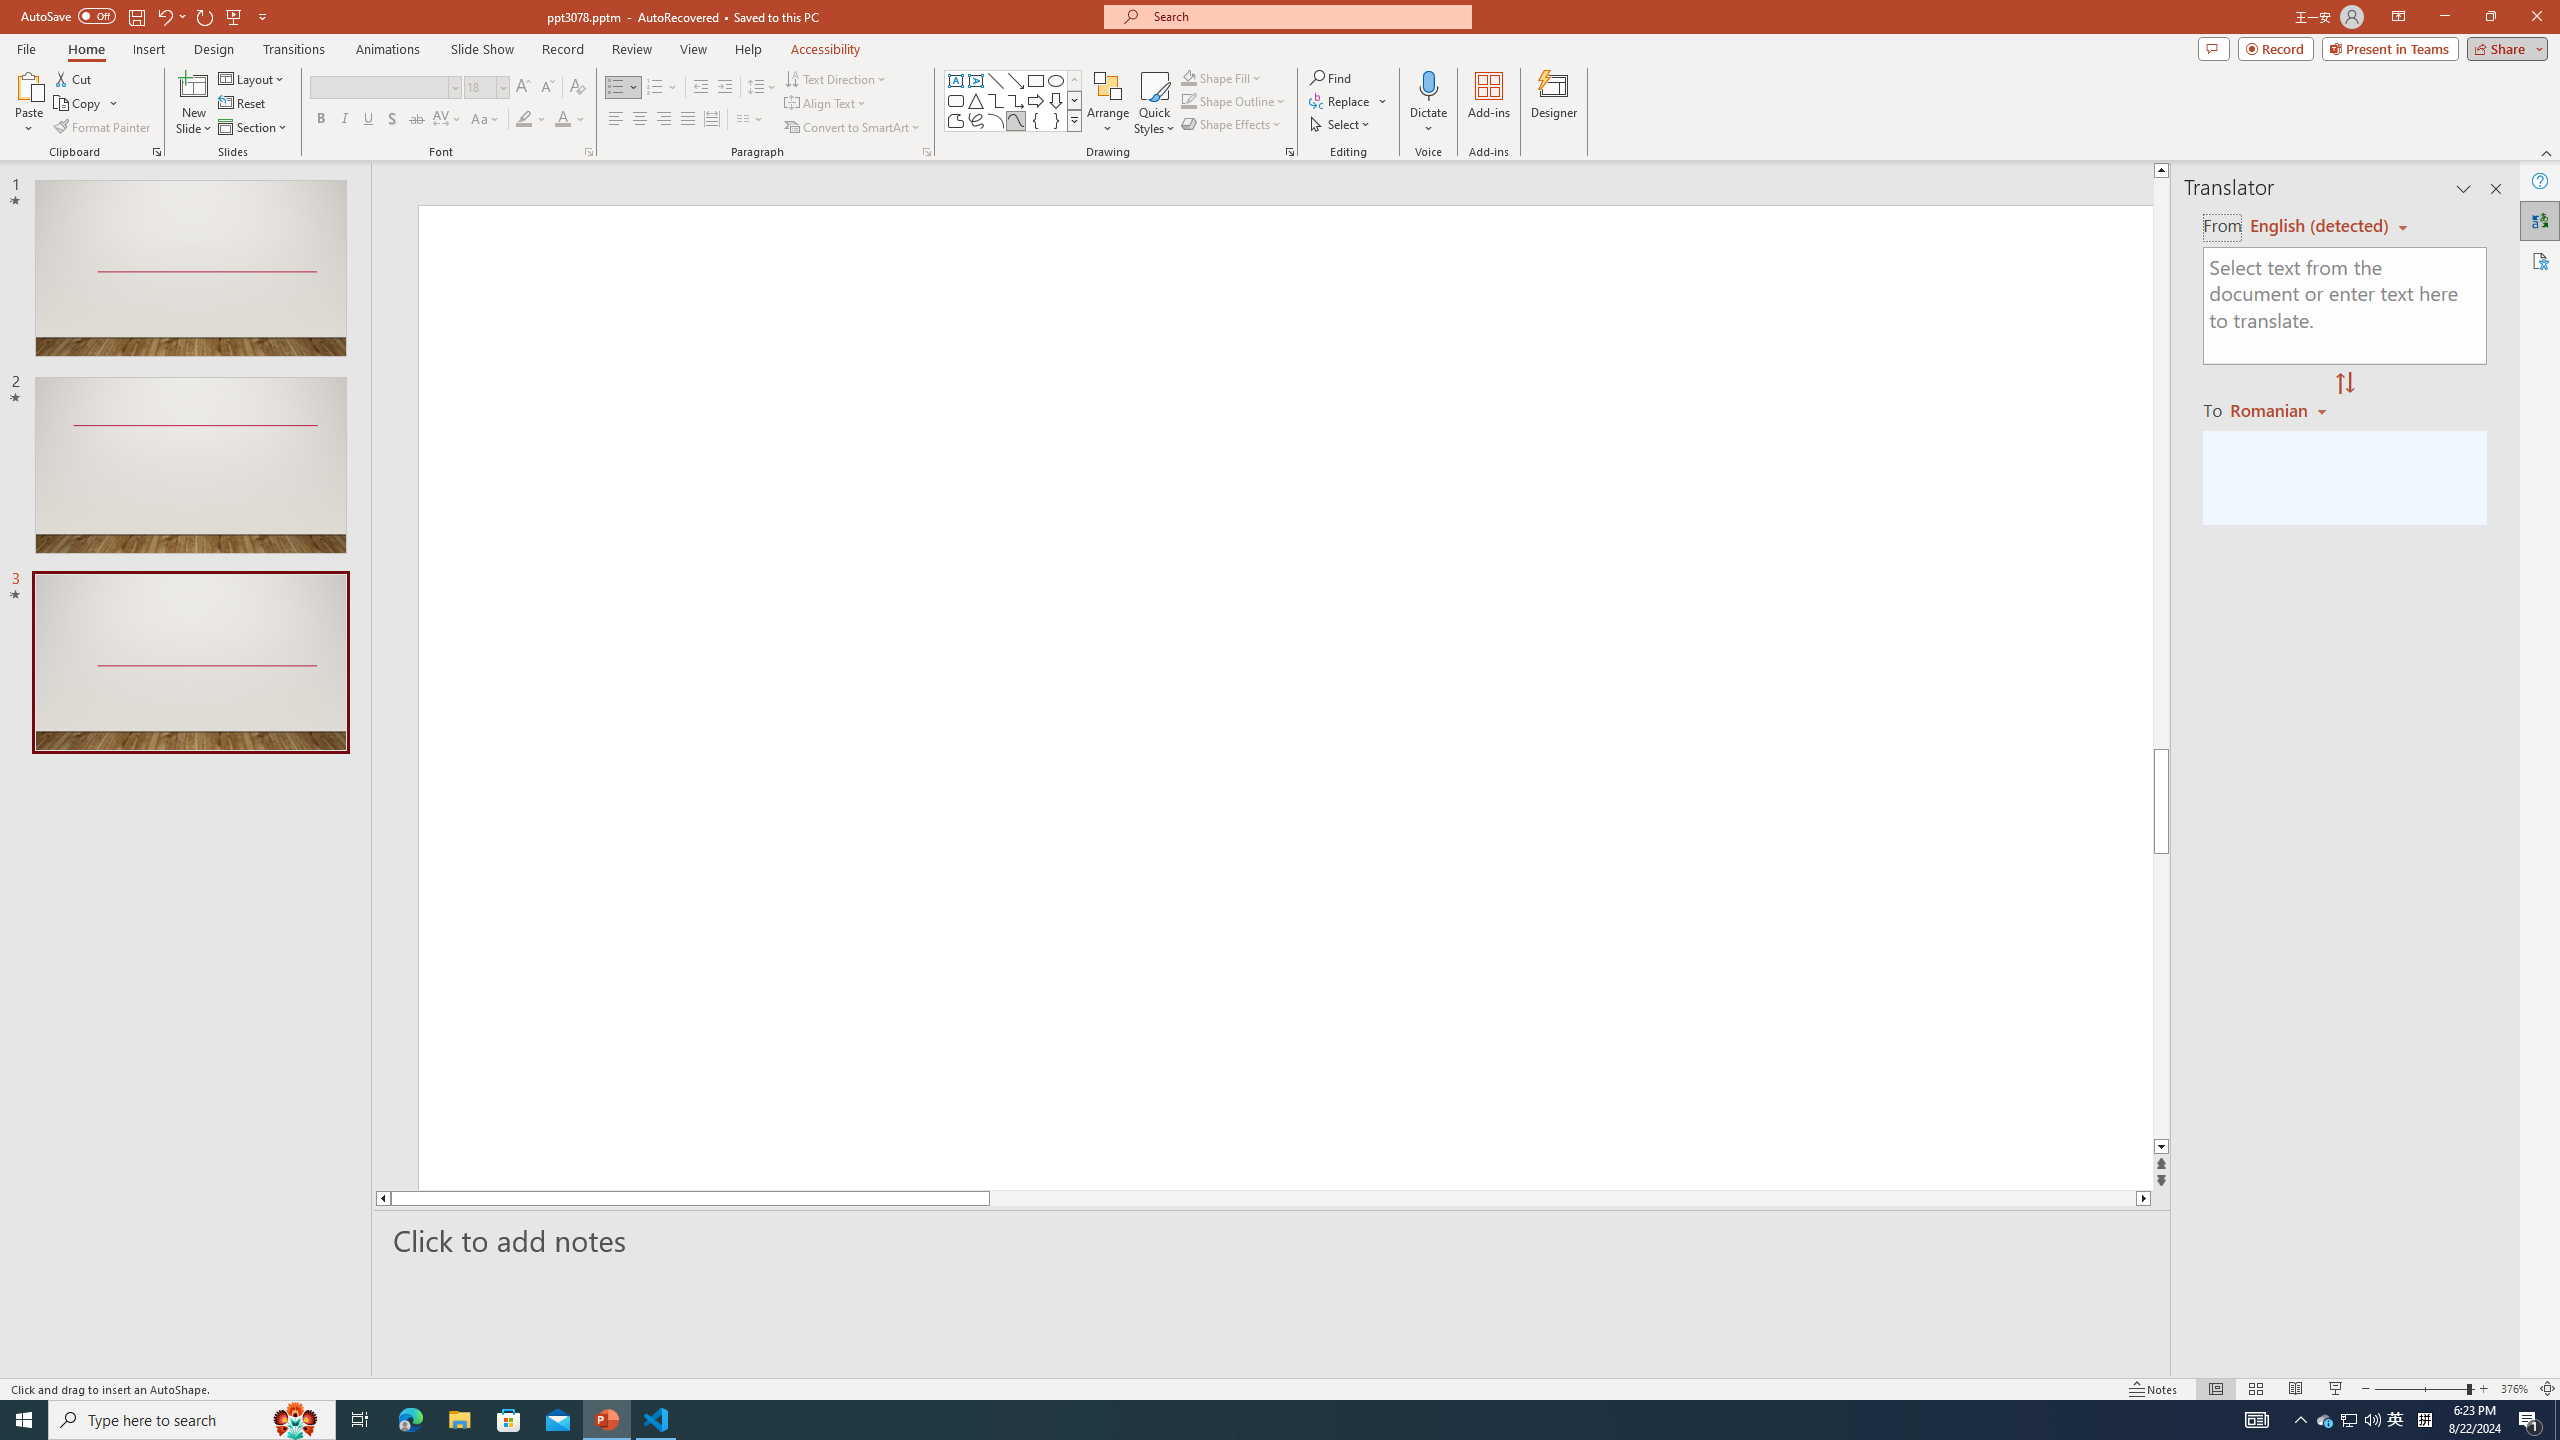 This screenshot has width=2560, height=1440. What do you see at coordinates (974, 80) in the screenshot?
I see `'Vertical Text Box'` at bounding box center [974, 80].